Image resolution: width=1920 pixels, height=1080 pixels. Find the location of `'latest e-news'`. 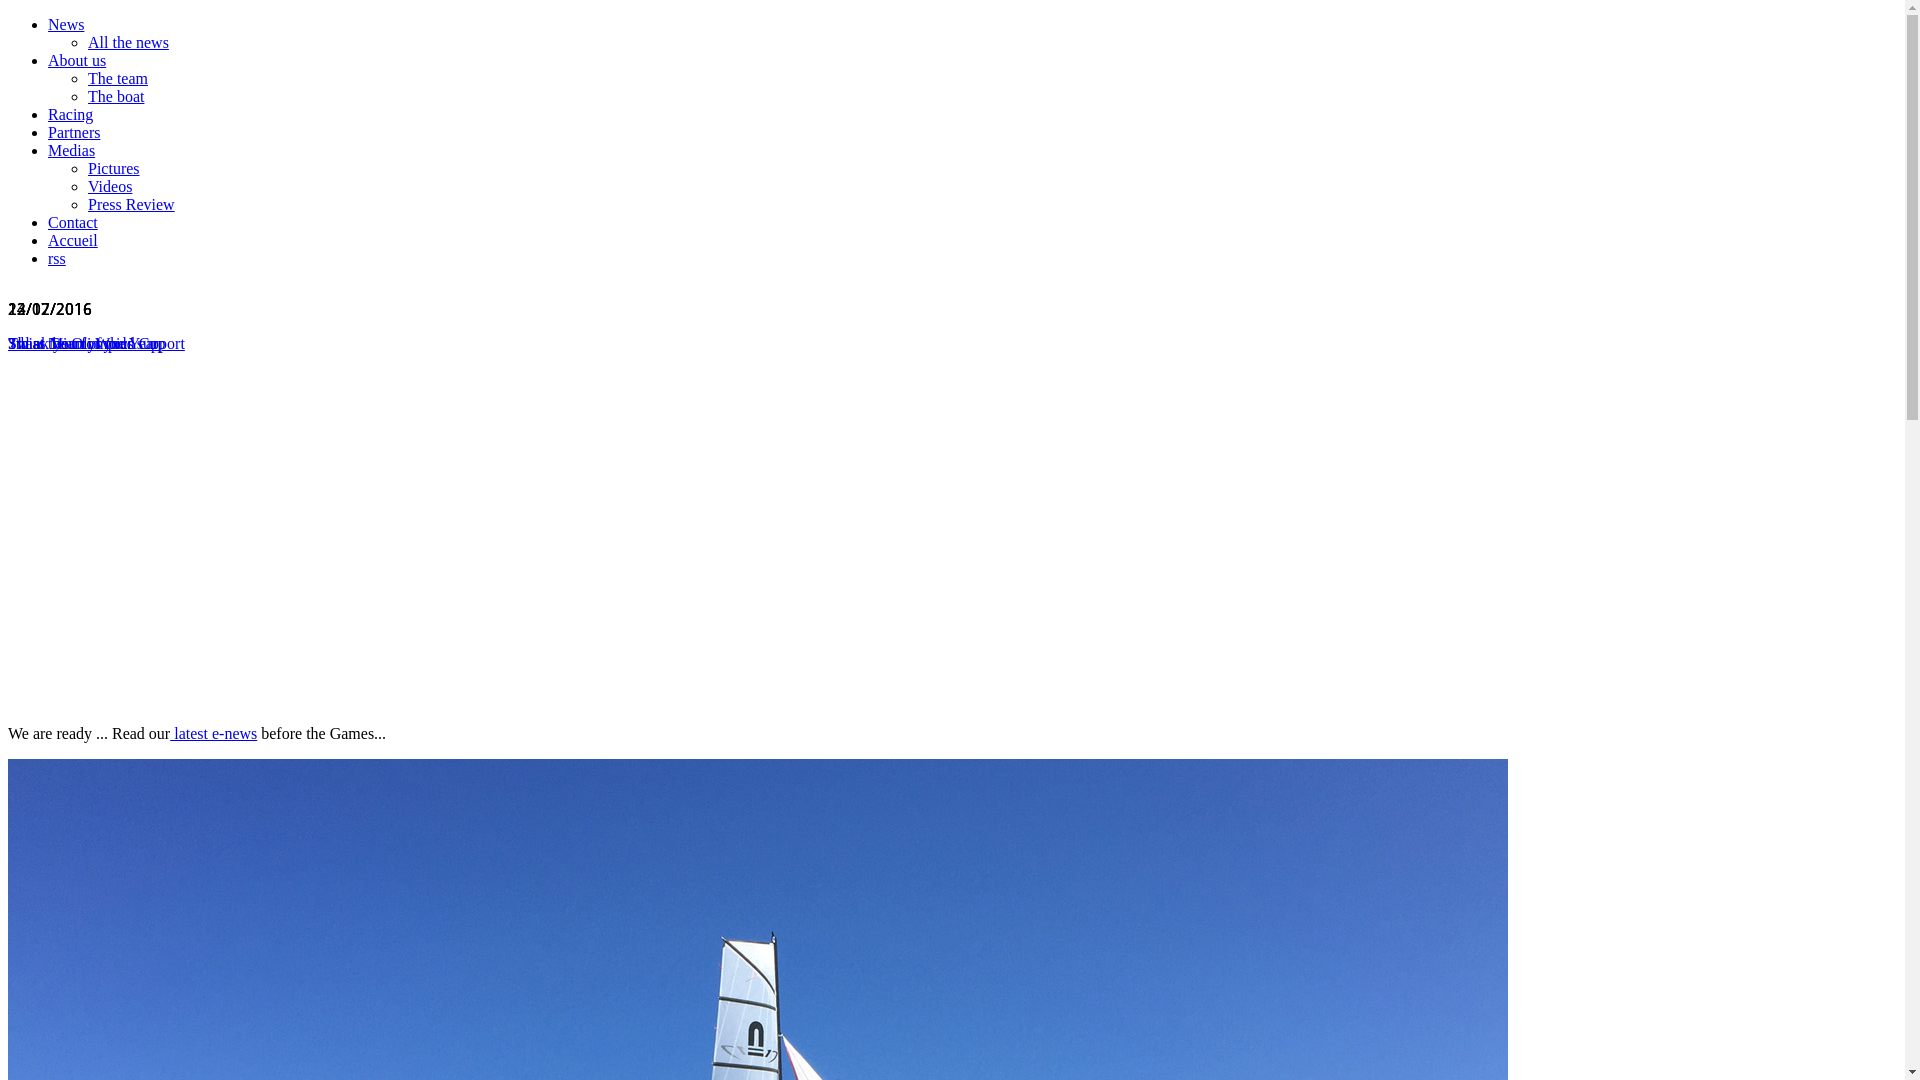

'latest e-news' is located at coordinates (169, 733).